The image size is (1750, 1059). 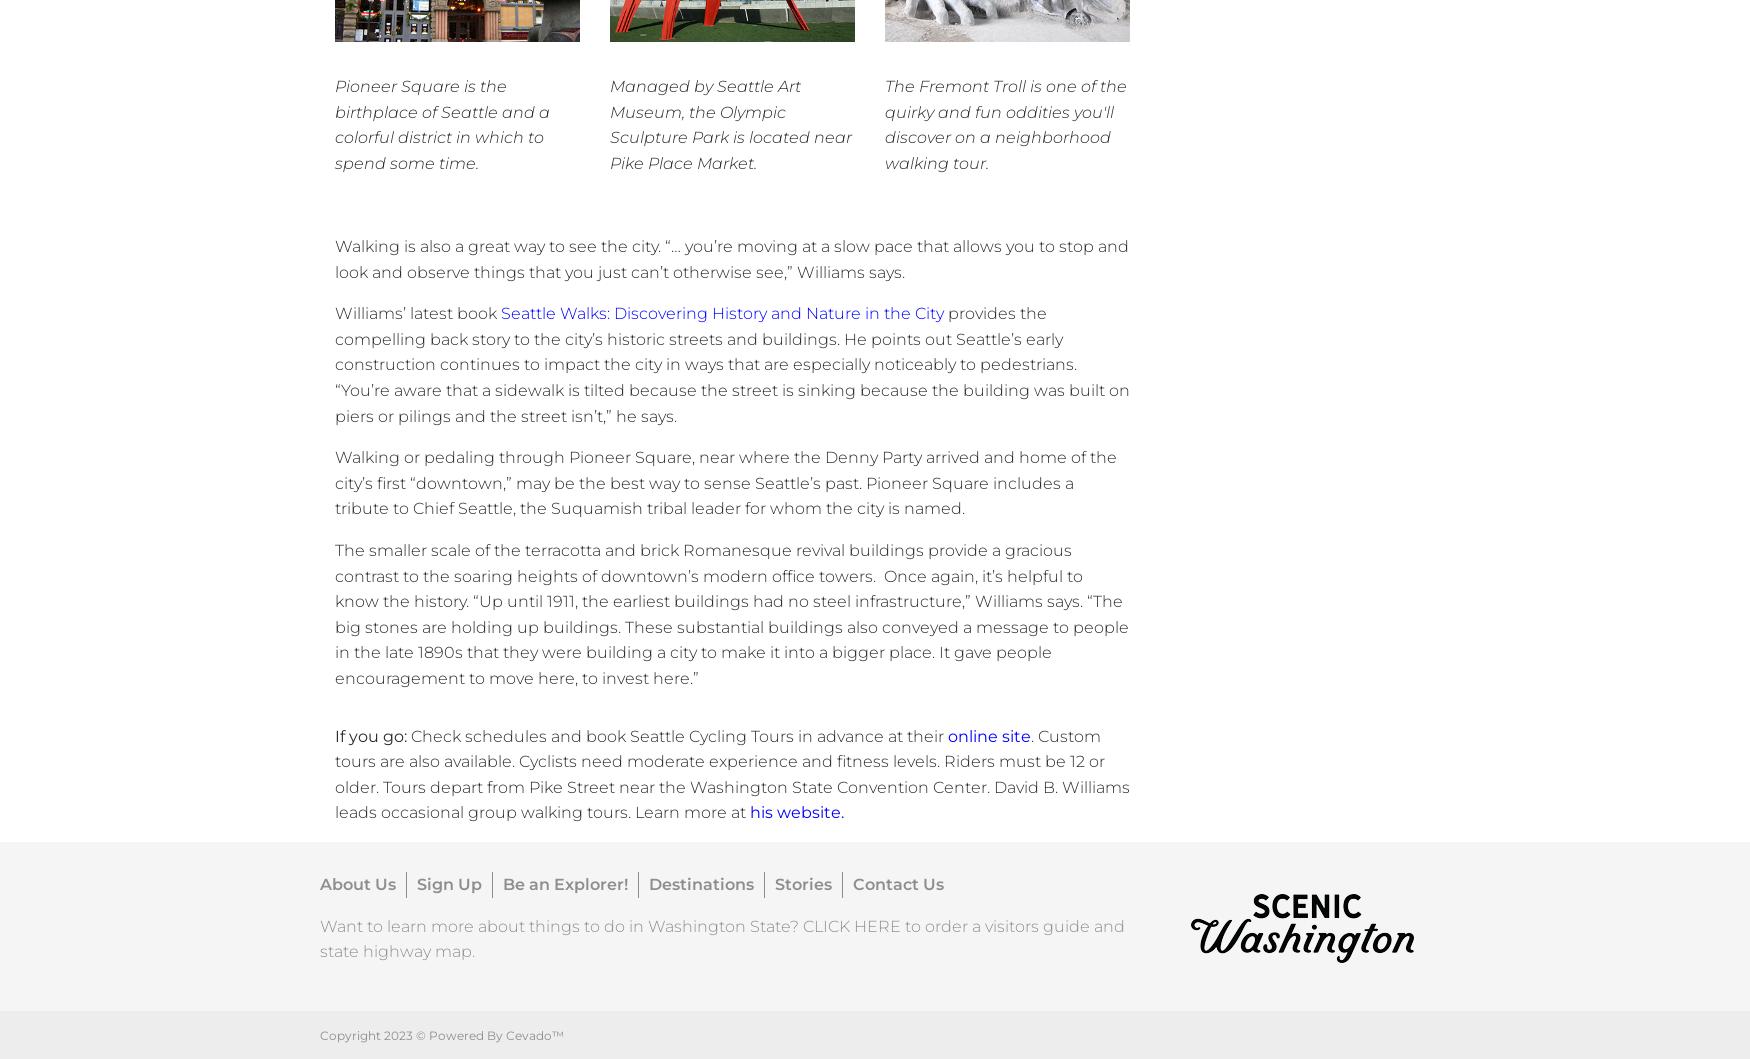 I want to click on 'Williams’ latest book', so click(x=417, y=313).